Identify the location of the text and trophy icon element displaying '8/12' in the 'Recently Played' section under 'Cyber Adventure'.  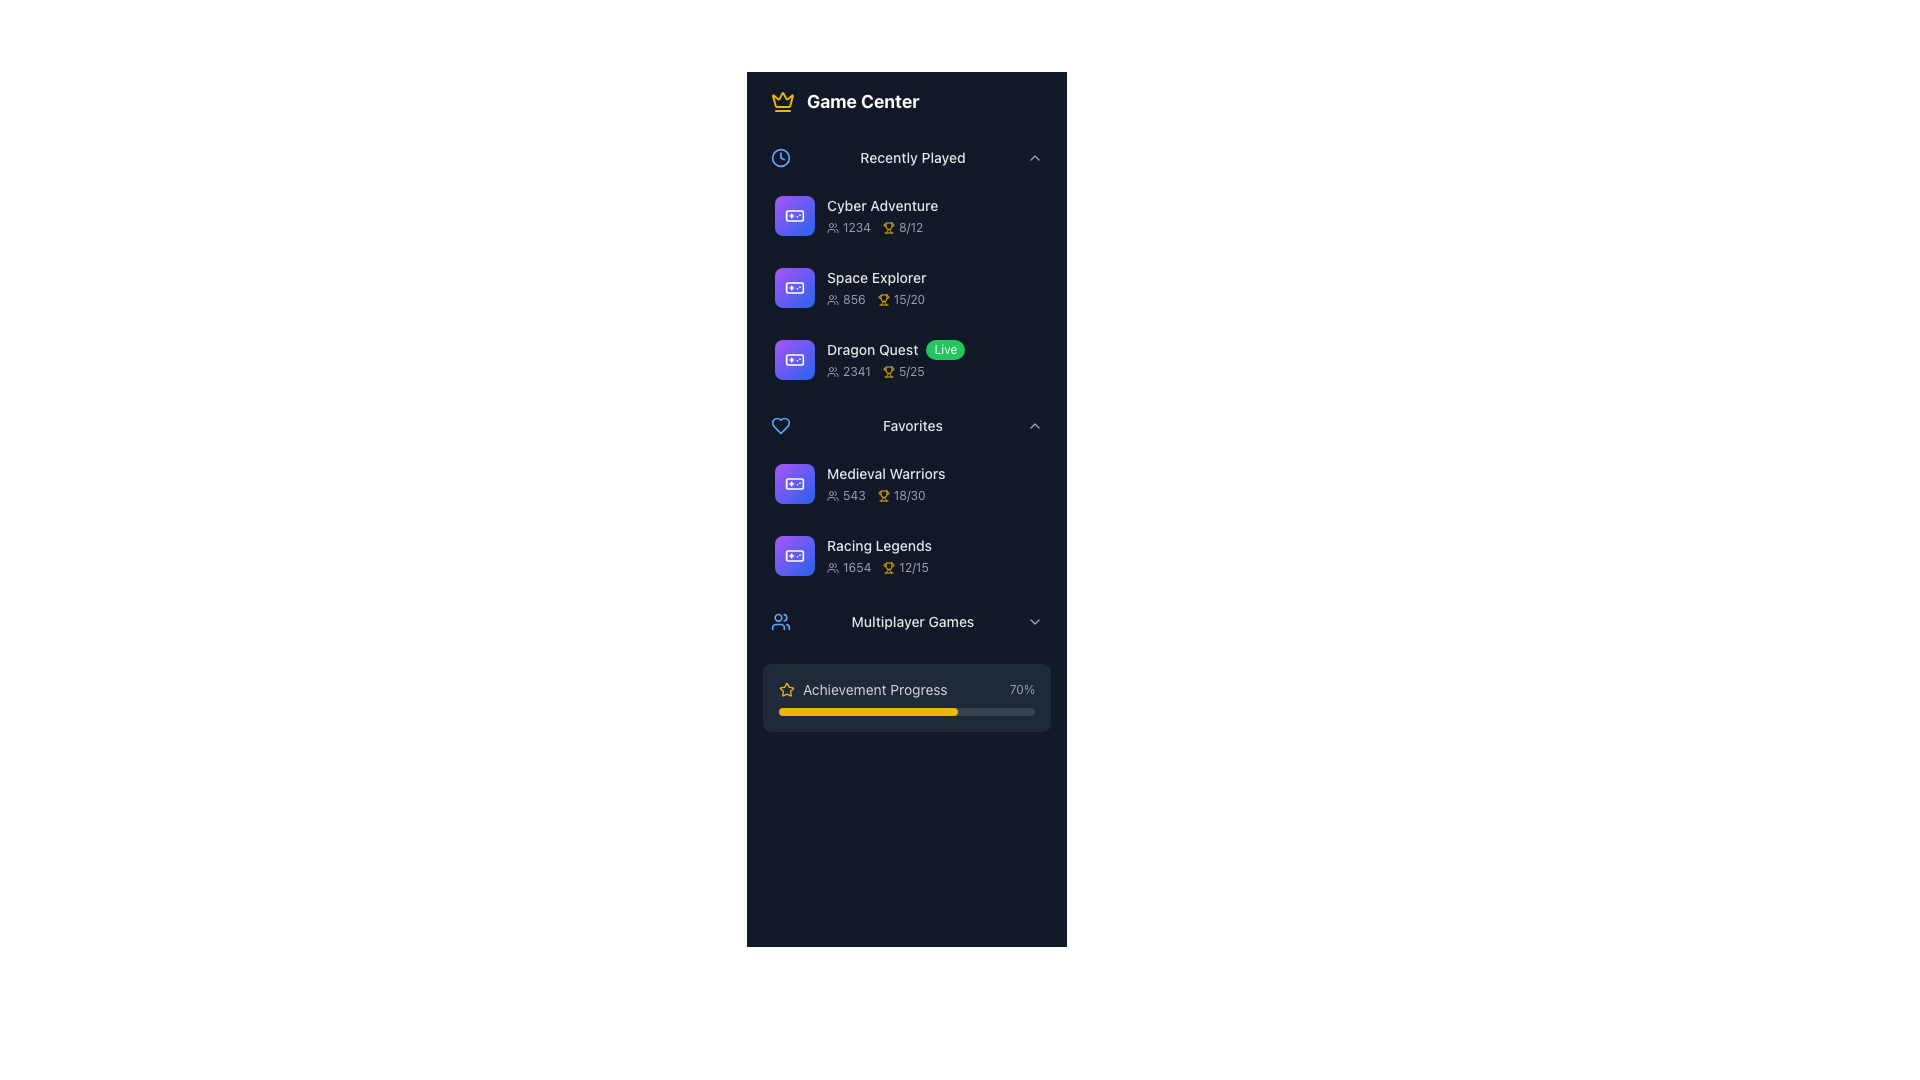
(902, 226).